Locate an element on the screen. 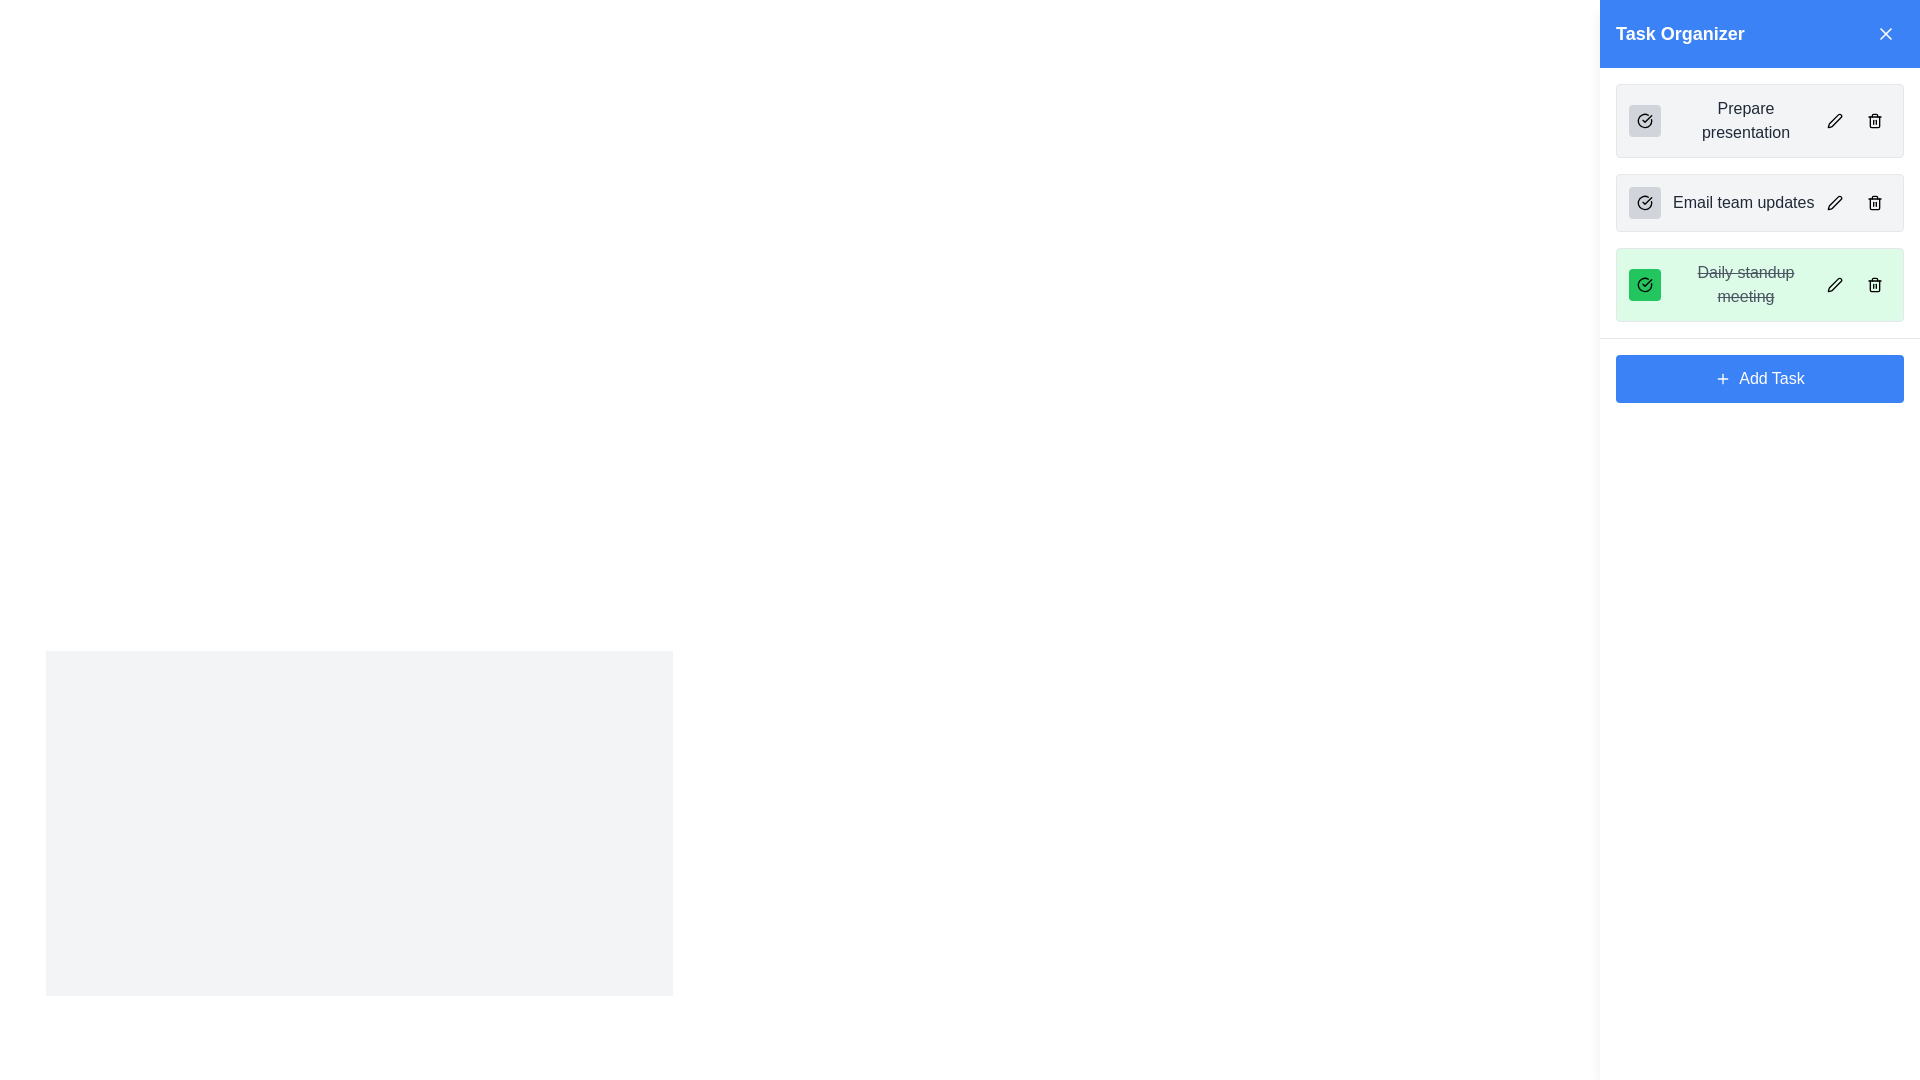 This screenshot has height=1080, width=1920. the checkbox-like button for the 'Prepare presentation' task is located at coordinates (1645, 120).